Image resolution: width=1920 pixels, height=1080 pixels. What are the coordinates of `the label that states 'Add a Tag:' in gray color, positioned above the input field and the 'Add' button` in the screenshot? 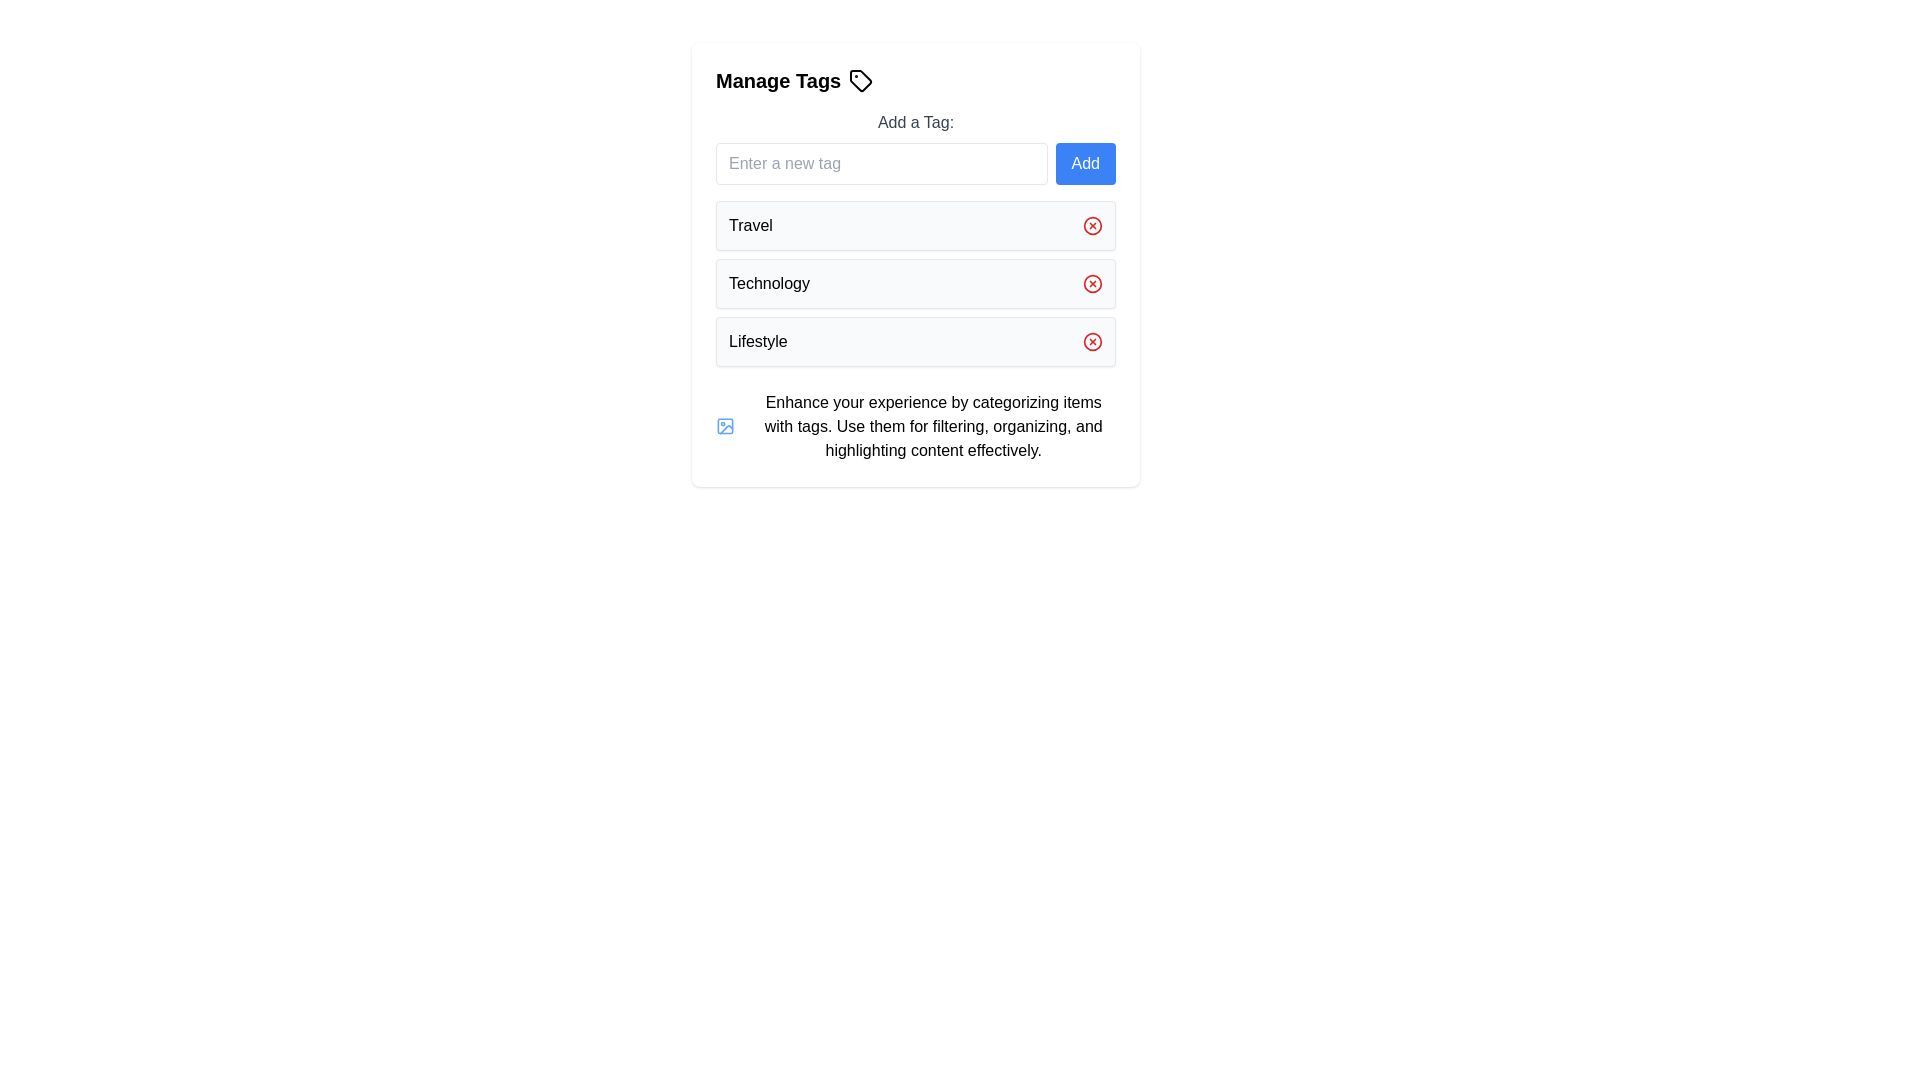 It's located at (915, 123).